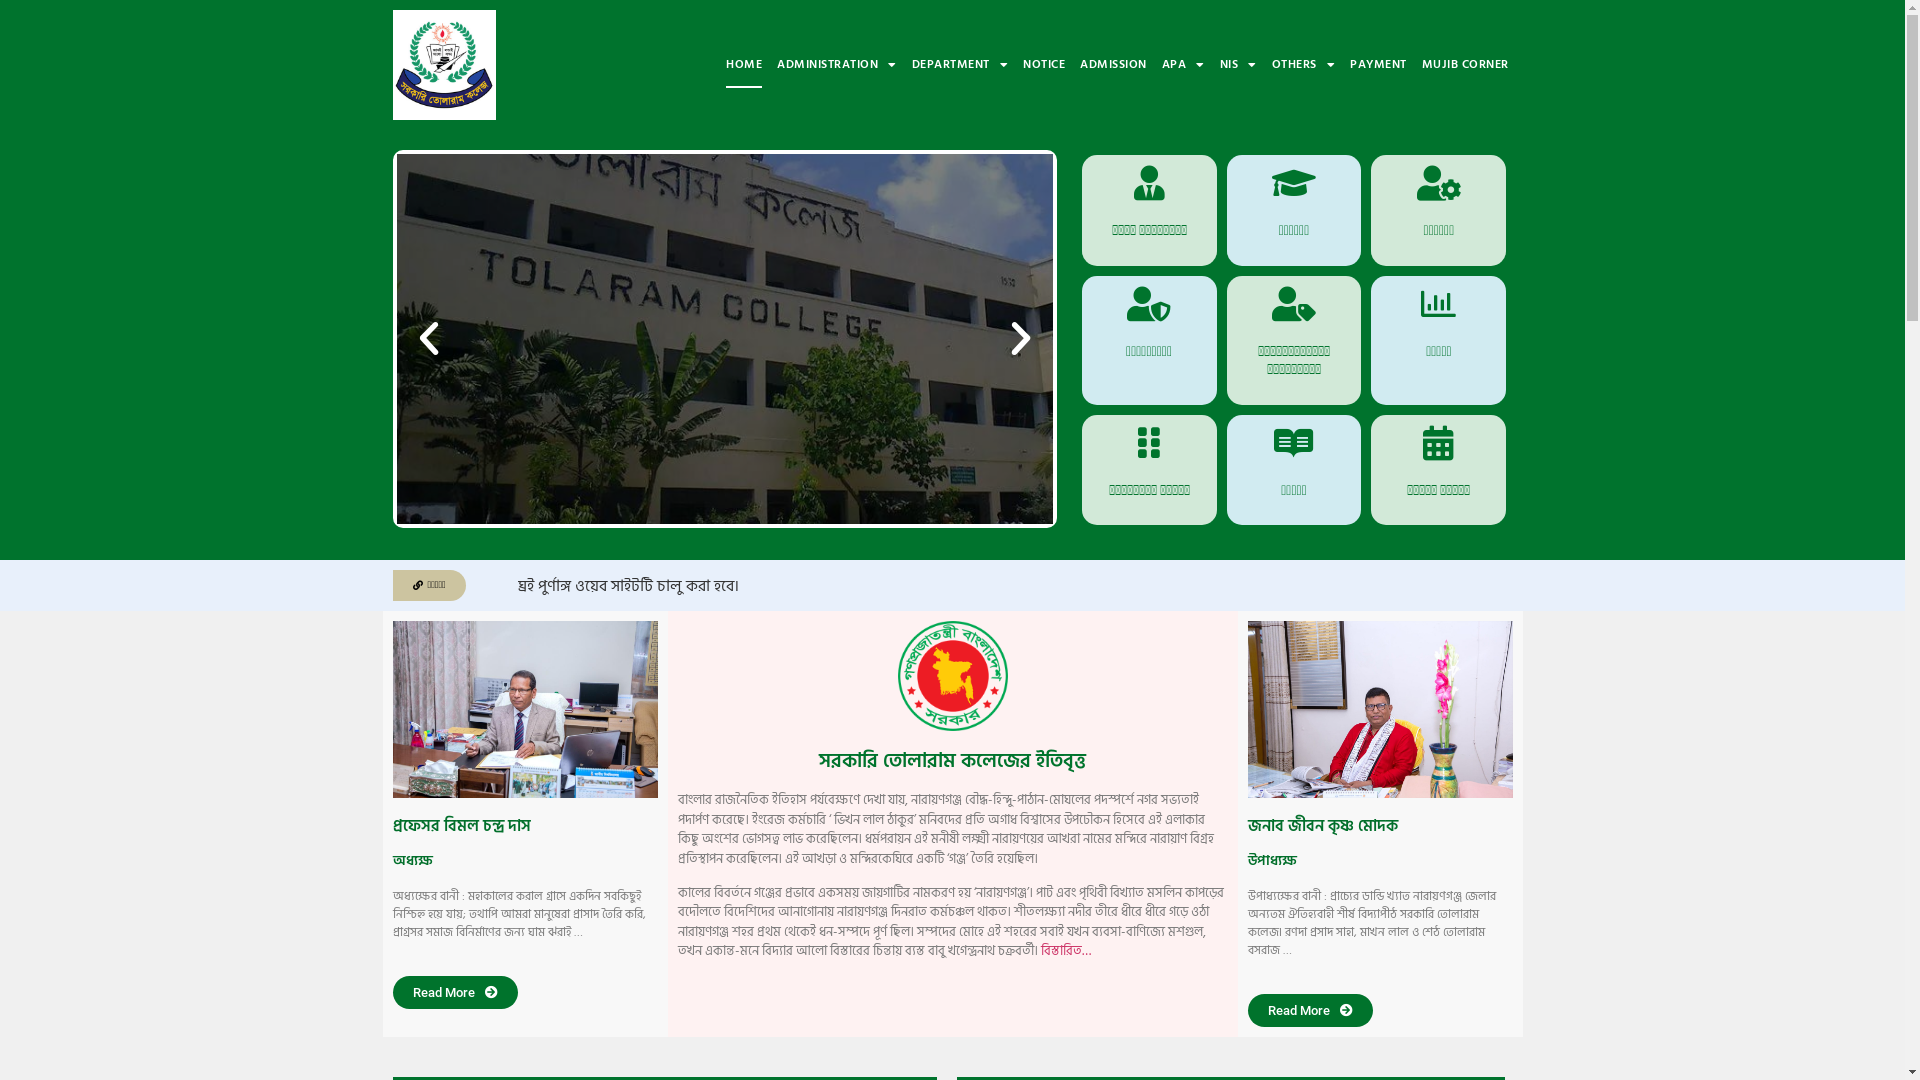 The width and height of the screenshot is (1920, 1080). Describe the element at coordinates (1183, 64) in the screenshot. I see `'APA'` at that location.